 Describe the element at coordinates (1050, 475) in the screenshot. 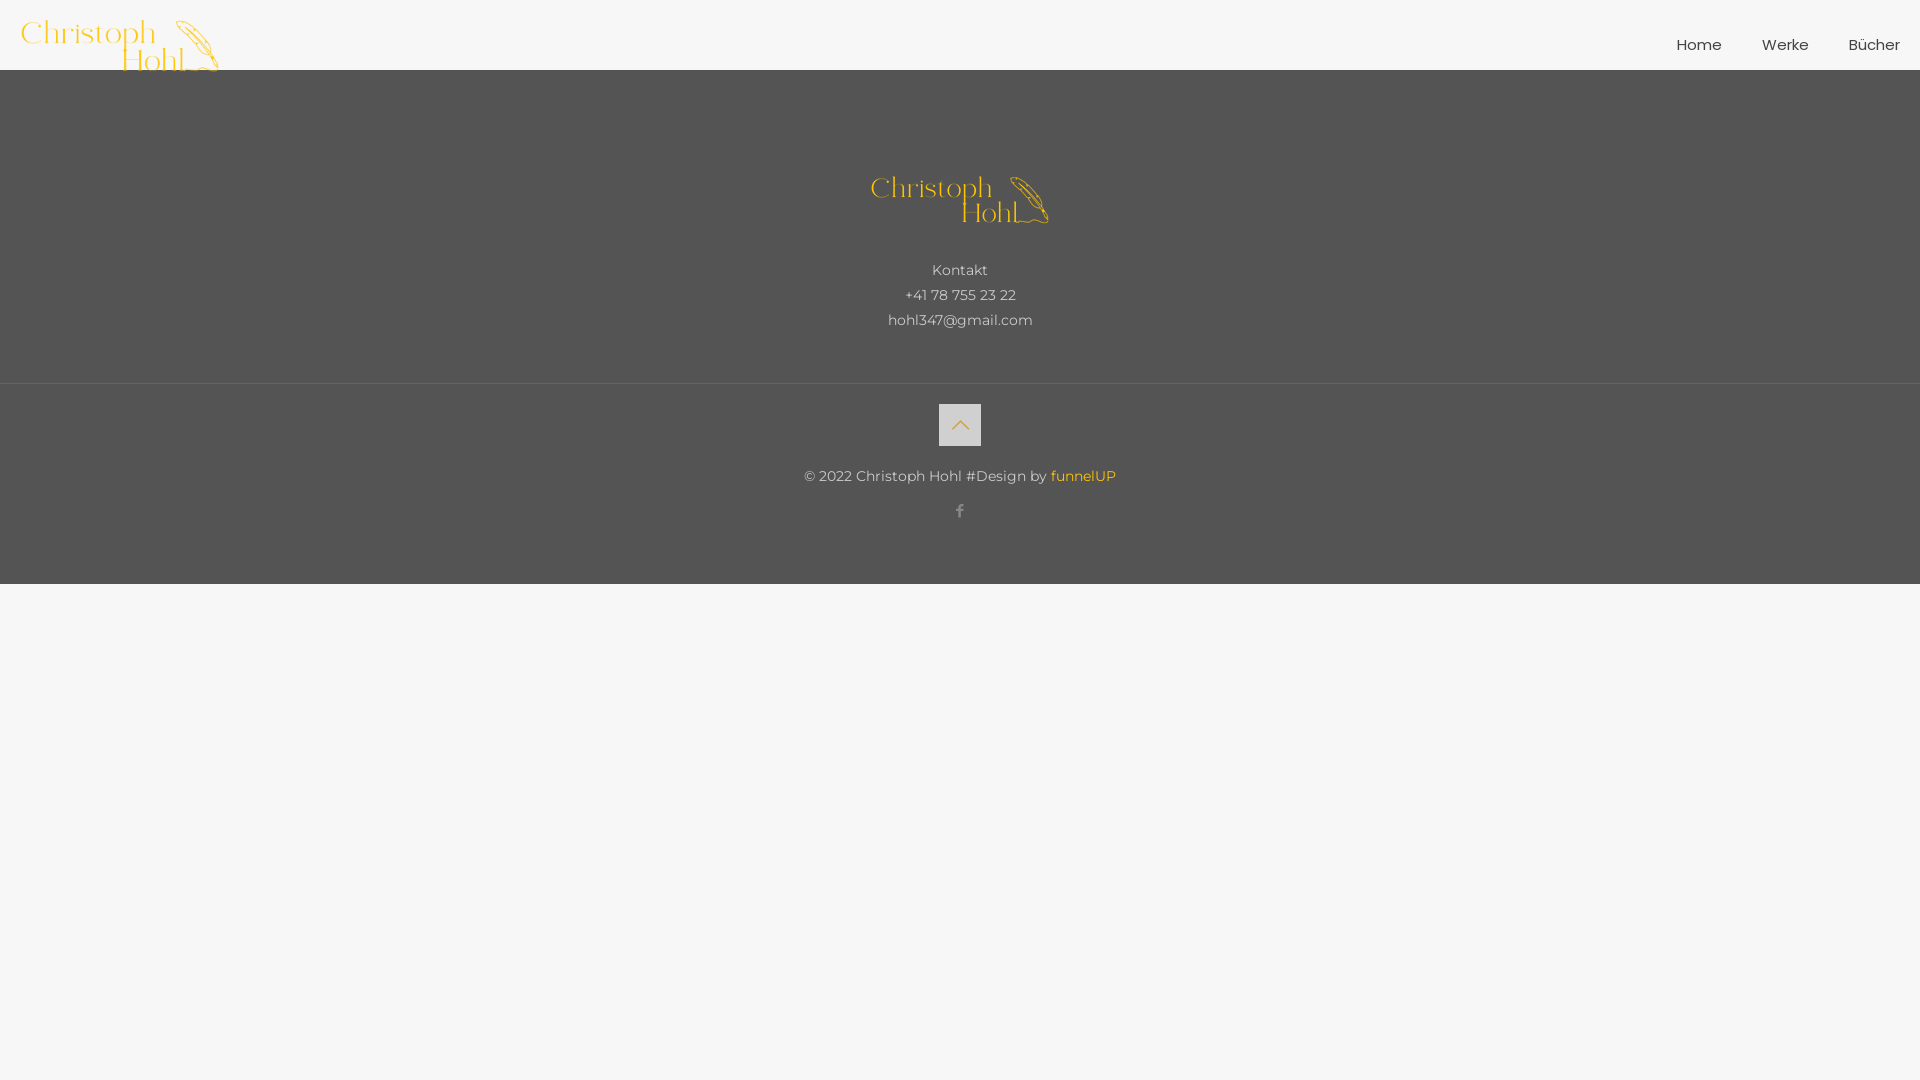

I see `'funnelUP'` at that location.